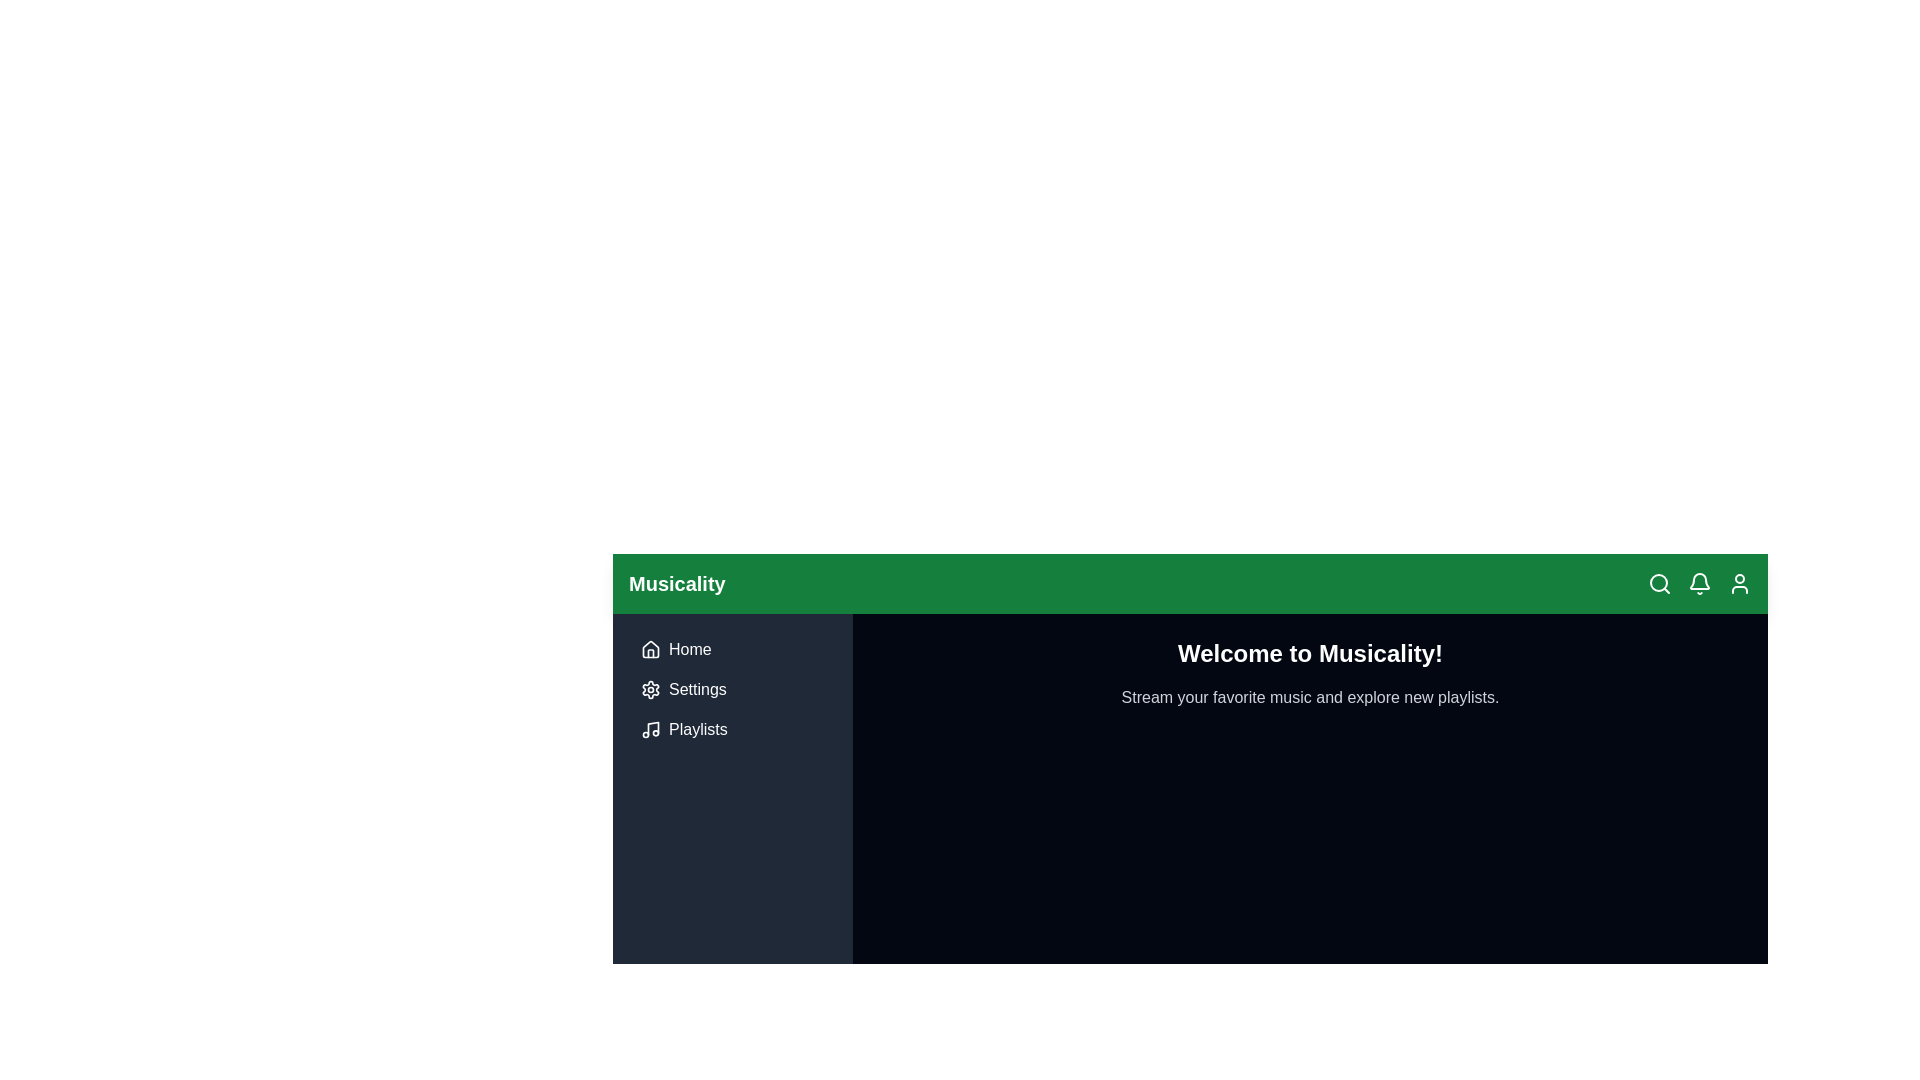 The height and width of the screenshot is (1080, 1920). Describe the element at coordinates (651, 650) in the screenshot. I see `the house-like icon, which is part of the 'Home' button in the navigation panel` at that location.